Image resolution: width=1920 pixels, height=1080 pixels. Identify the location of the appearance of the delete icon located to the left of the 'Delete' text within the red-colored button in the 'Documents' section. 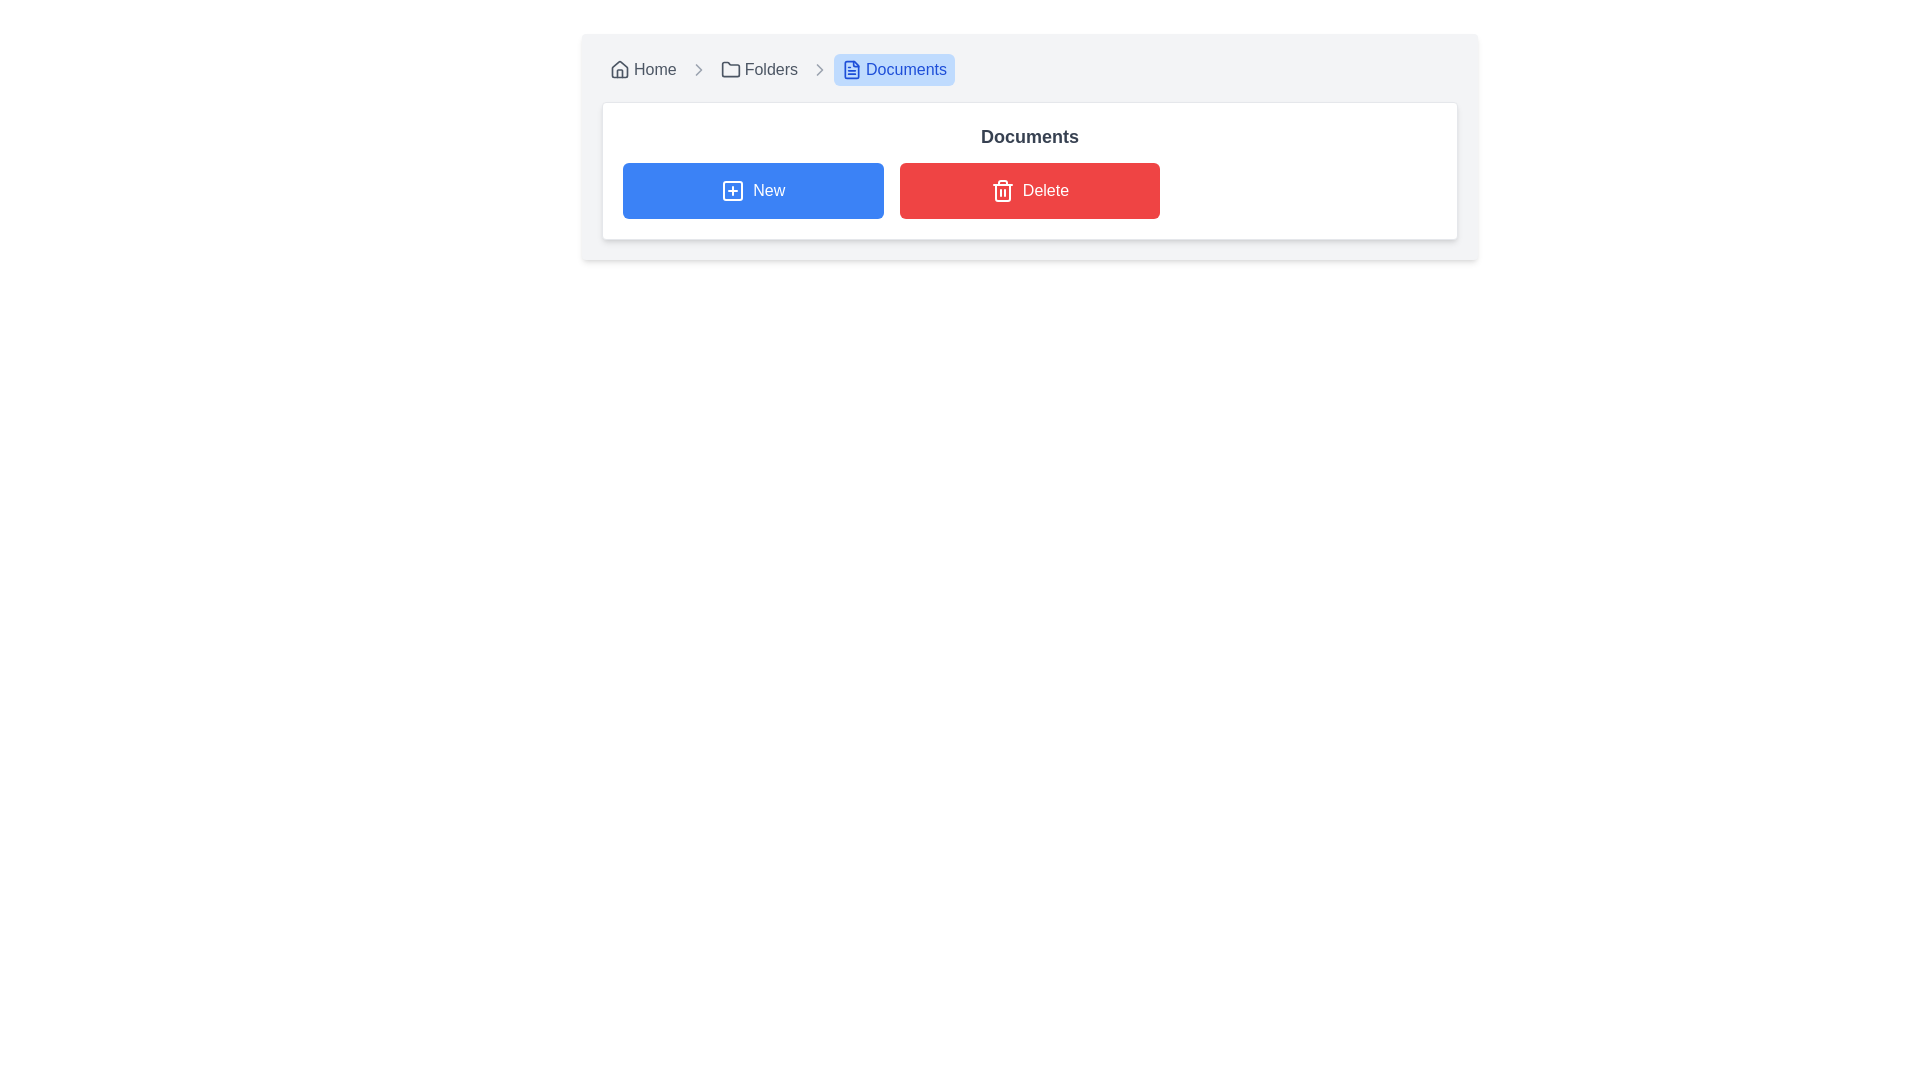
(1002, 191).